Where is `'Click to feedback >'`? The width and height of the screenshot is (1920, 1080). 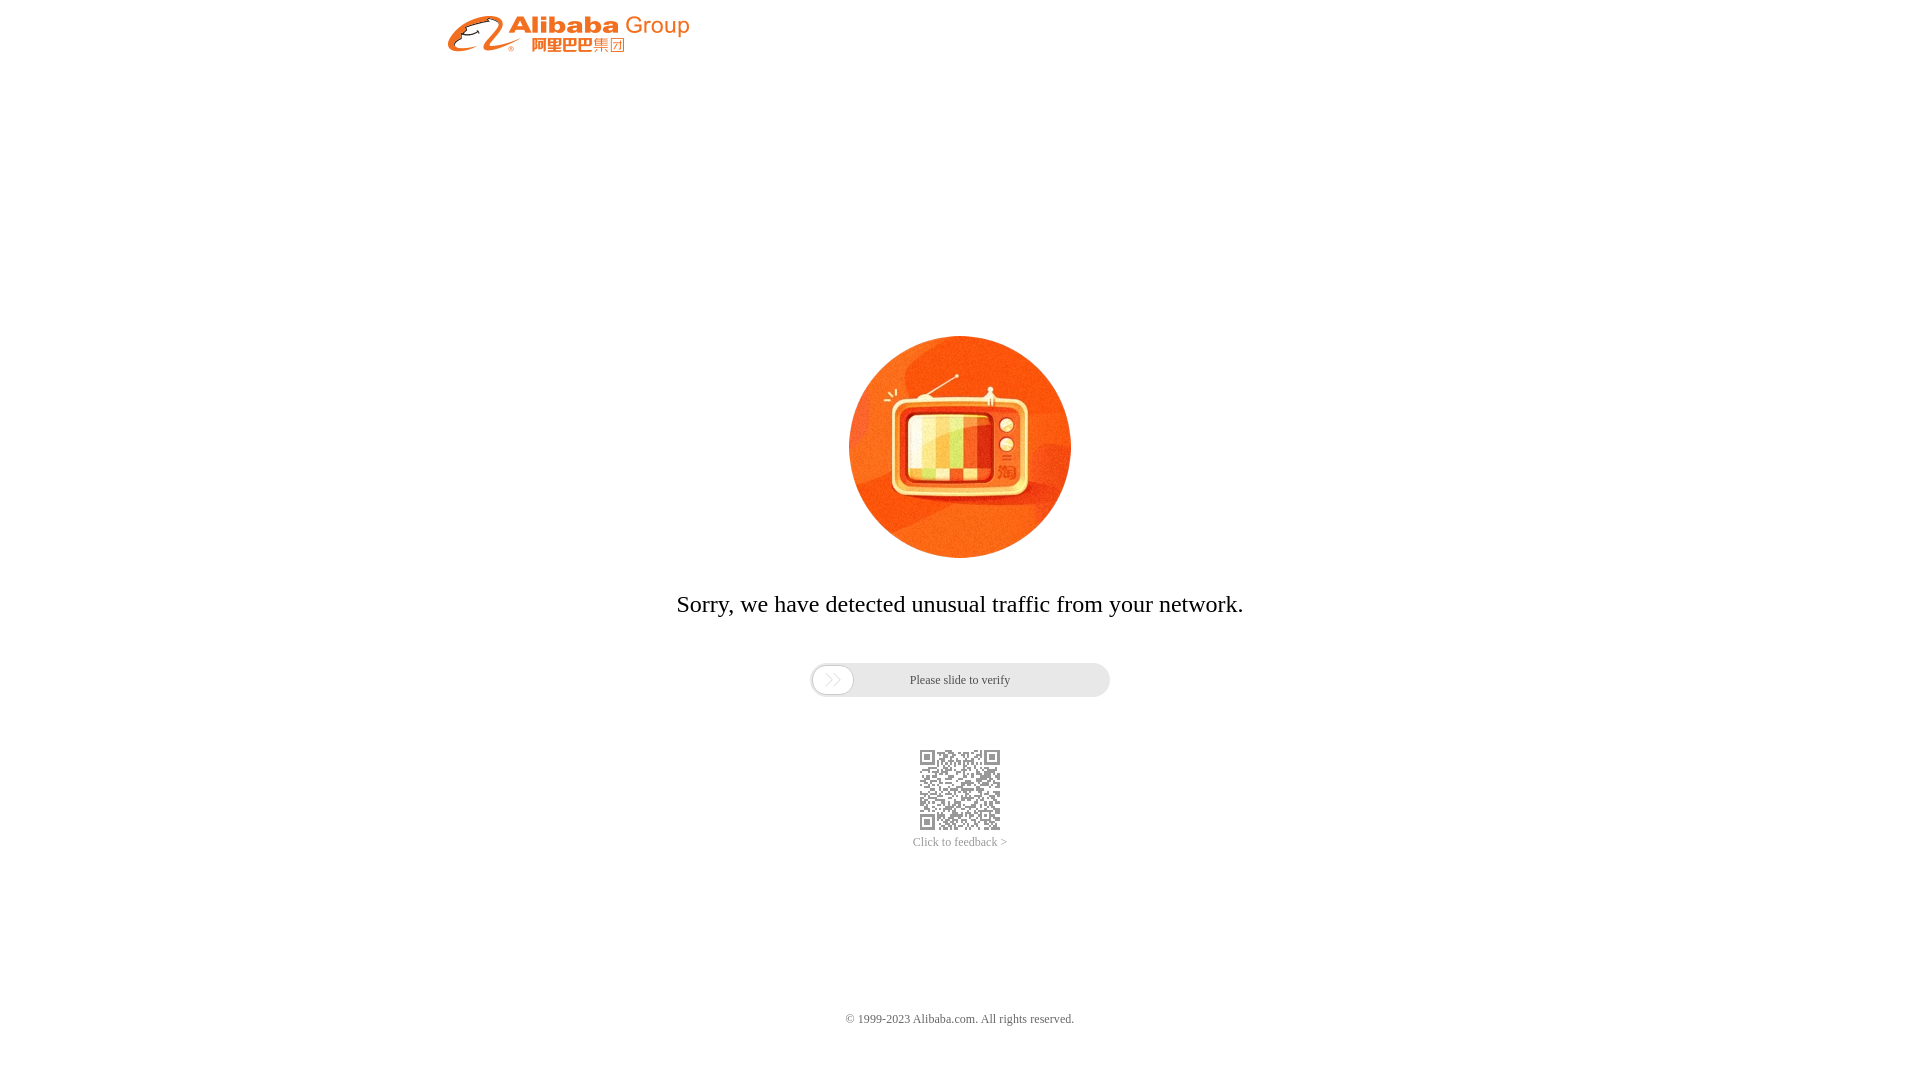
'Click to feedback >' is located at coordinates (960, 842).